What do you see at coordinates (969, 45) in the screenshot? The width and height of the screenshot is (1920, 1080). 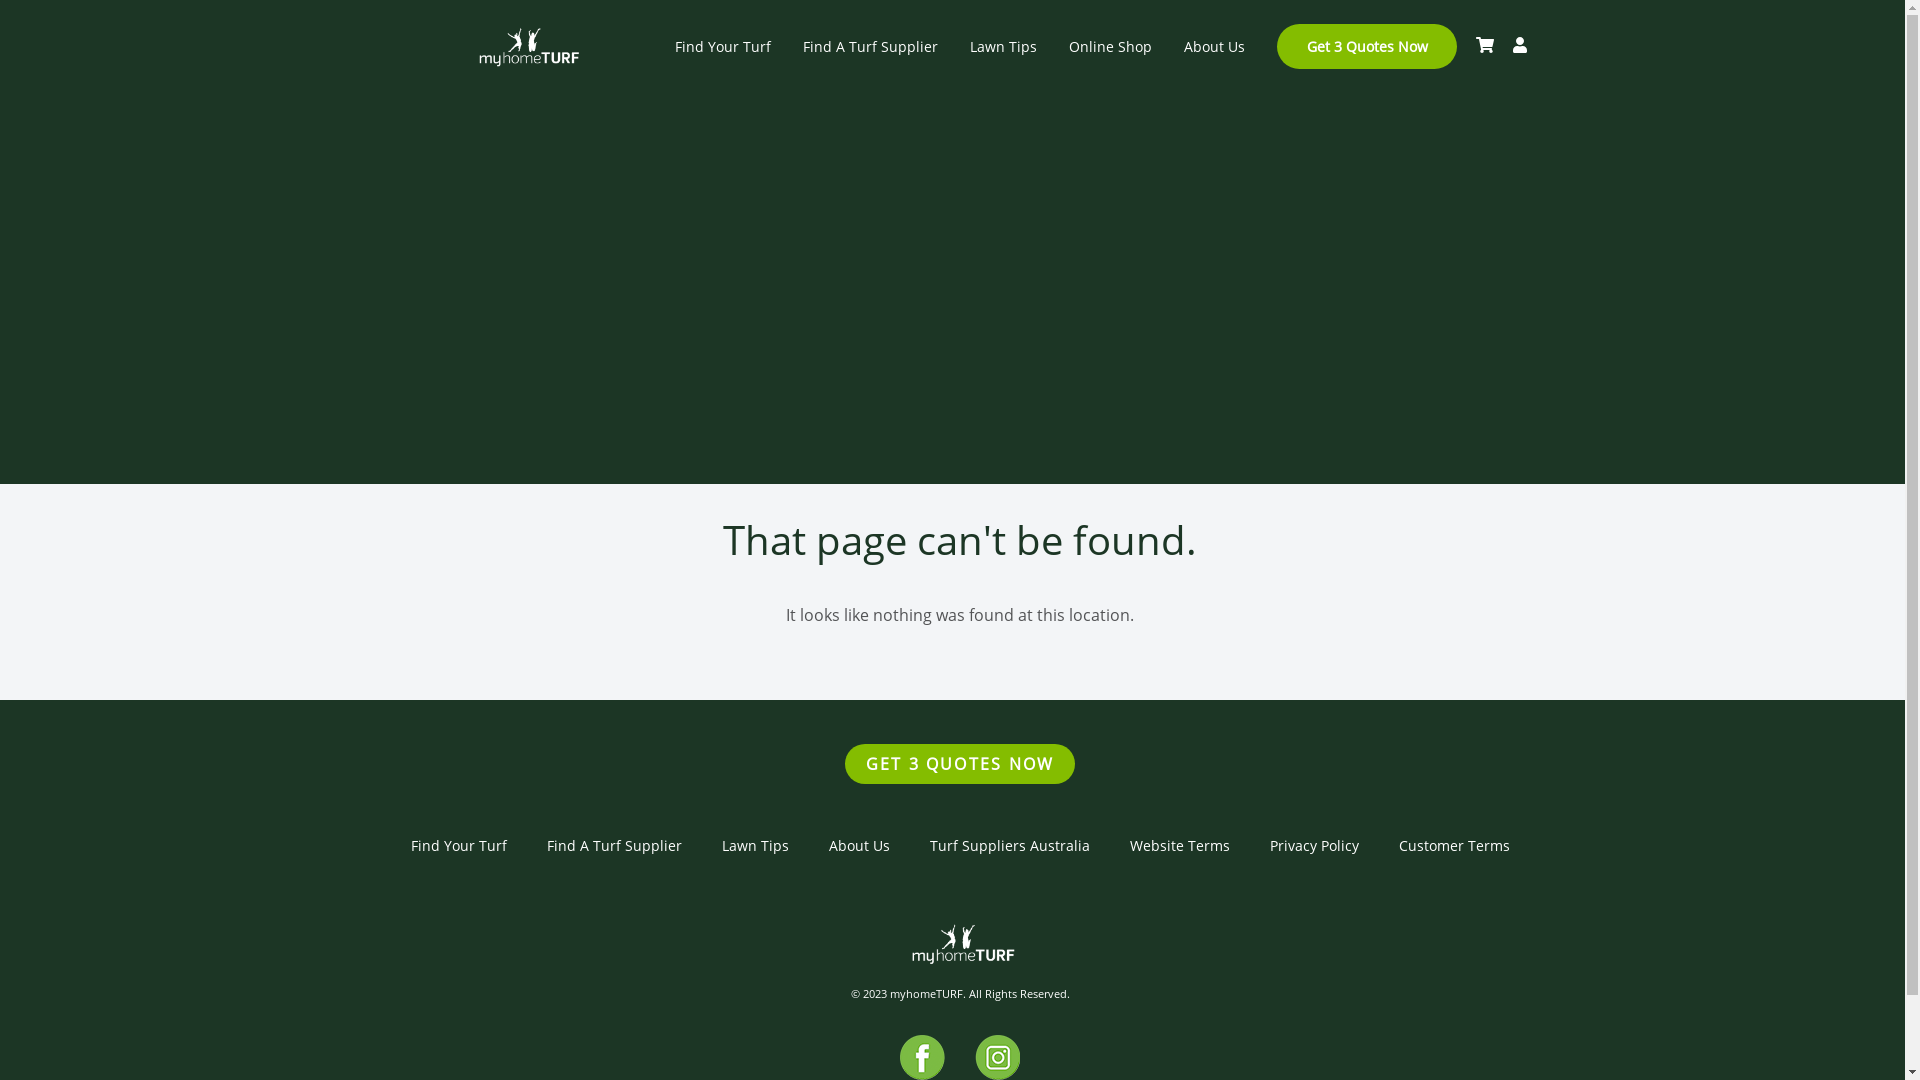 I see `'Lawn Tips'` at bounding box center [969, 45].